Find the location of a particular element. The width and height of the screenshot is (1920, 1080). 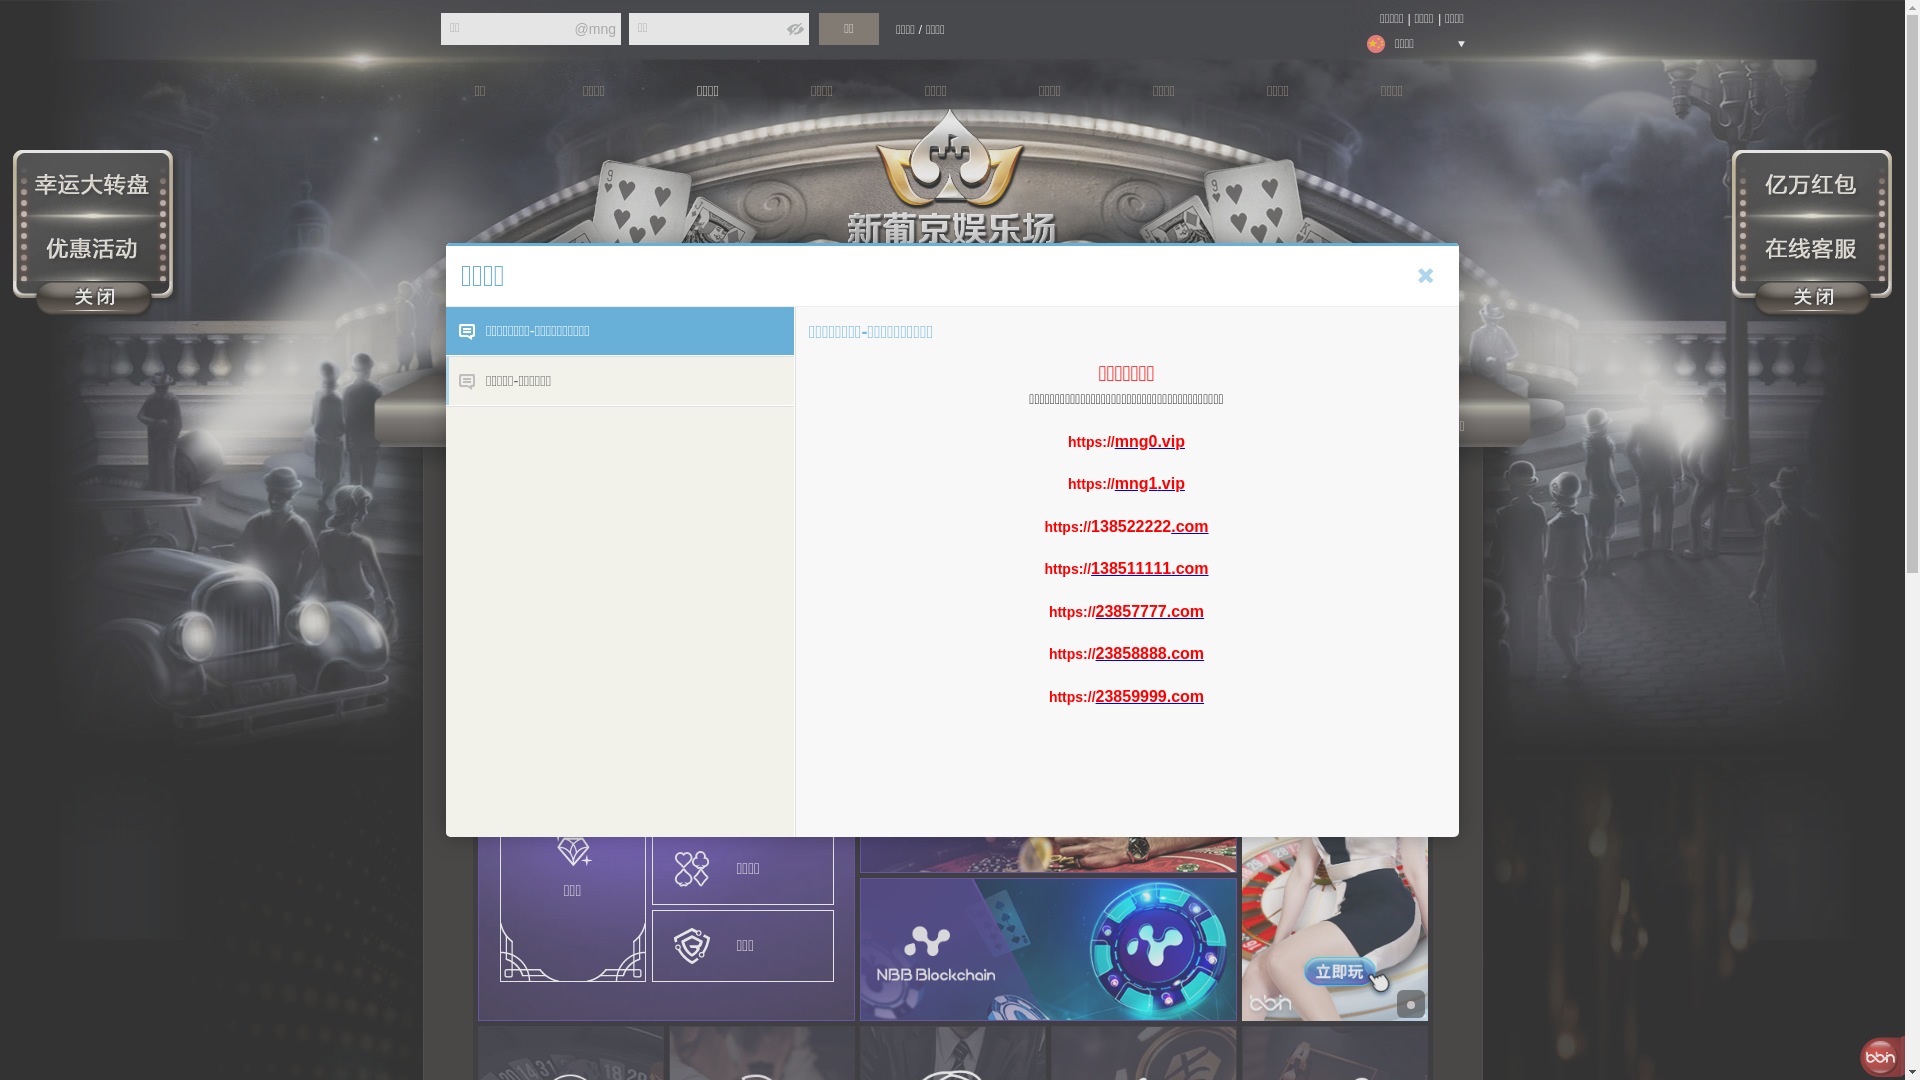

'23859999.com' is located at coordinates (1150, 695).